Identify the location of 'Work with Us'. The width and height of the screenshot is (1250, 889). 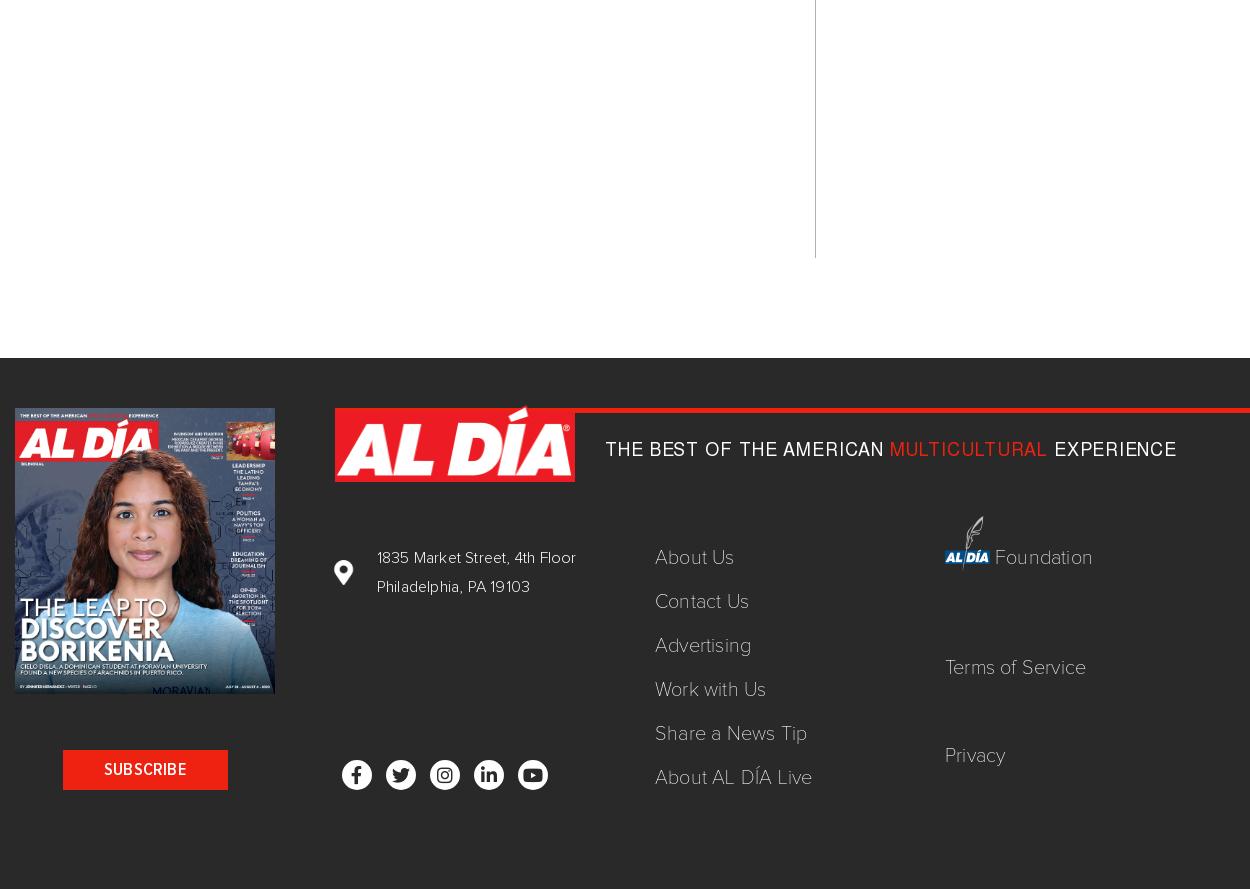
(709, 688).